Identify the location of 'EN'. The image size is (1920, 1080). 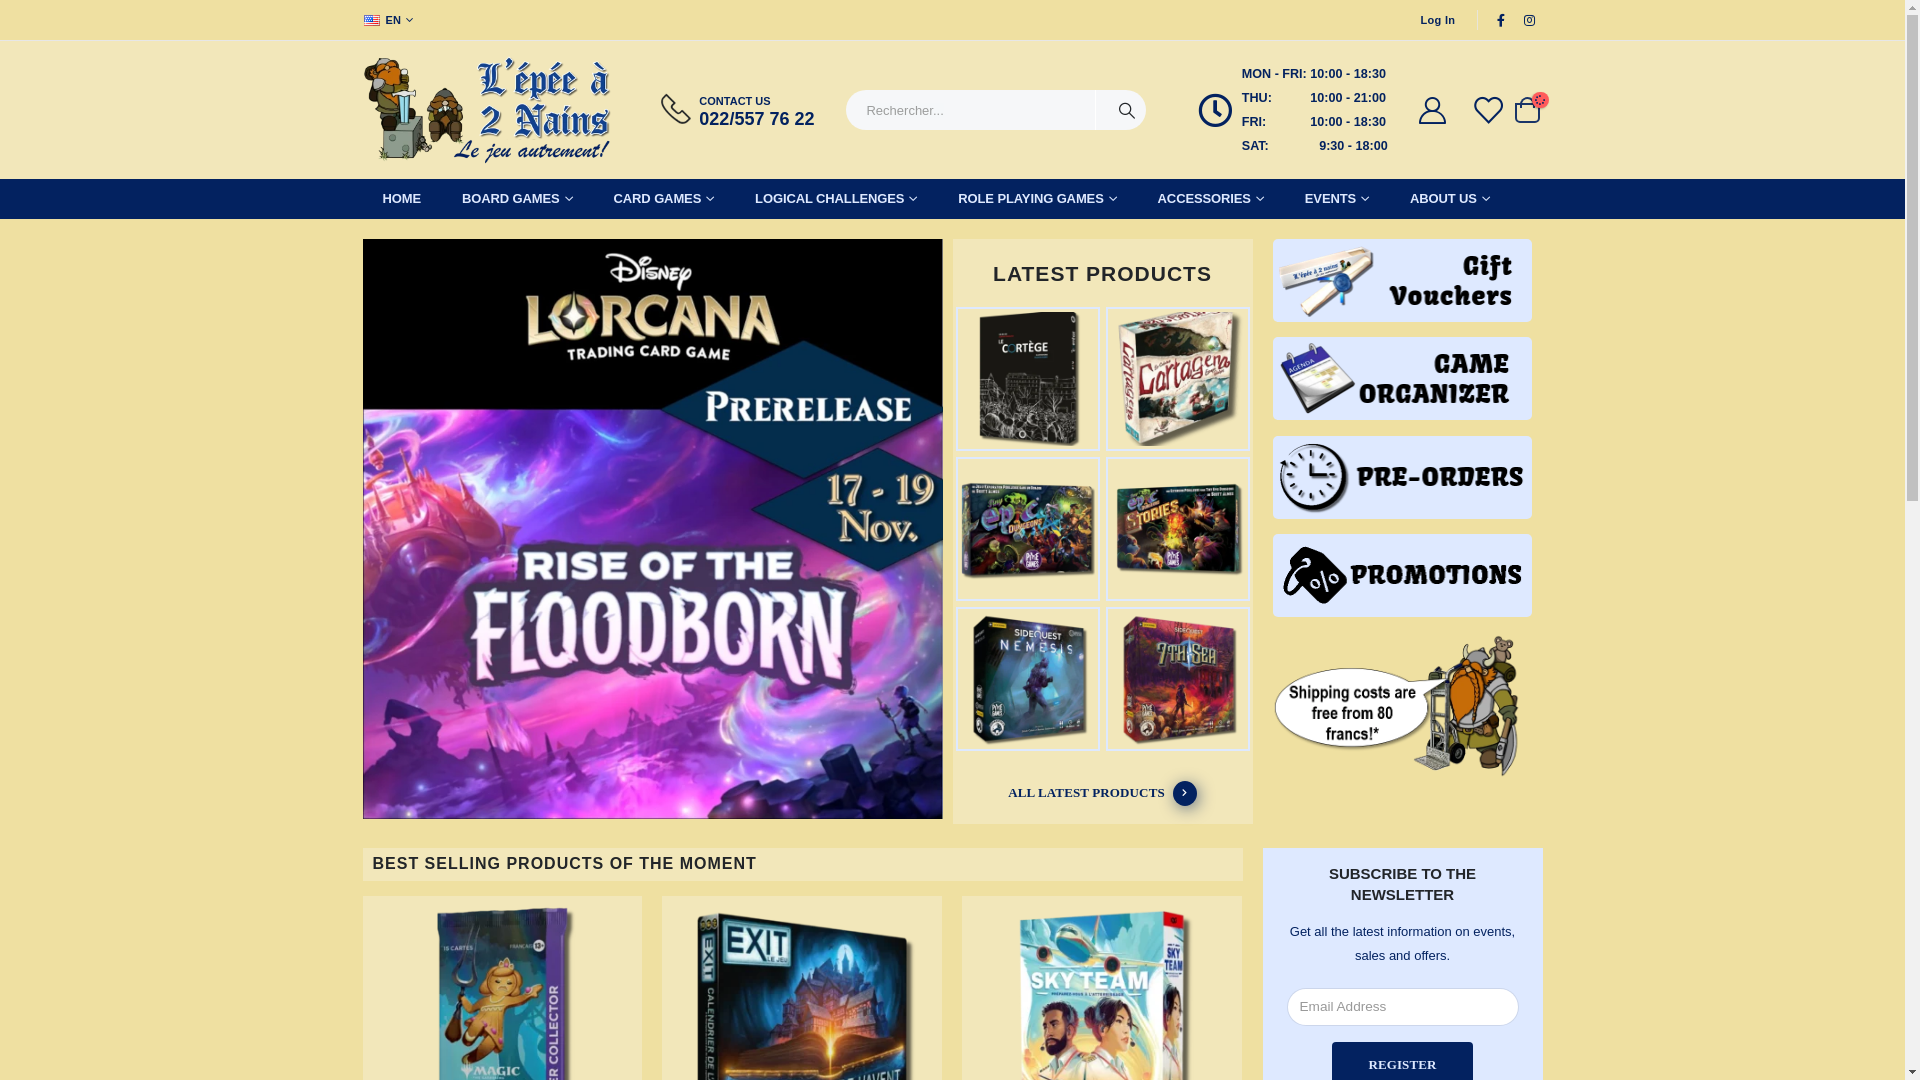
(389, 19).